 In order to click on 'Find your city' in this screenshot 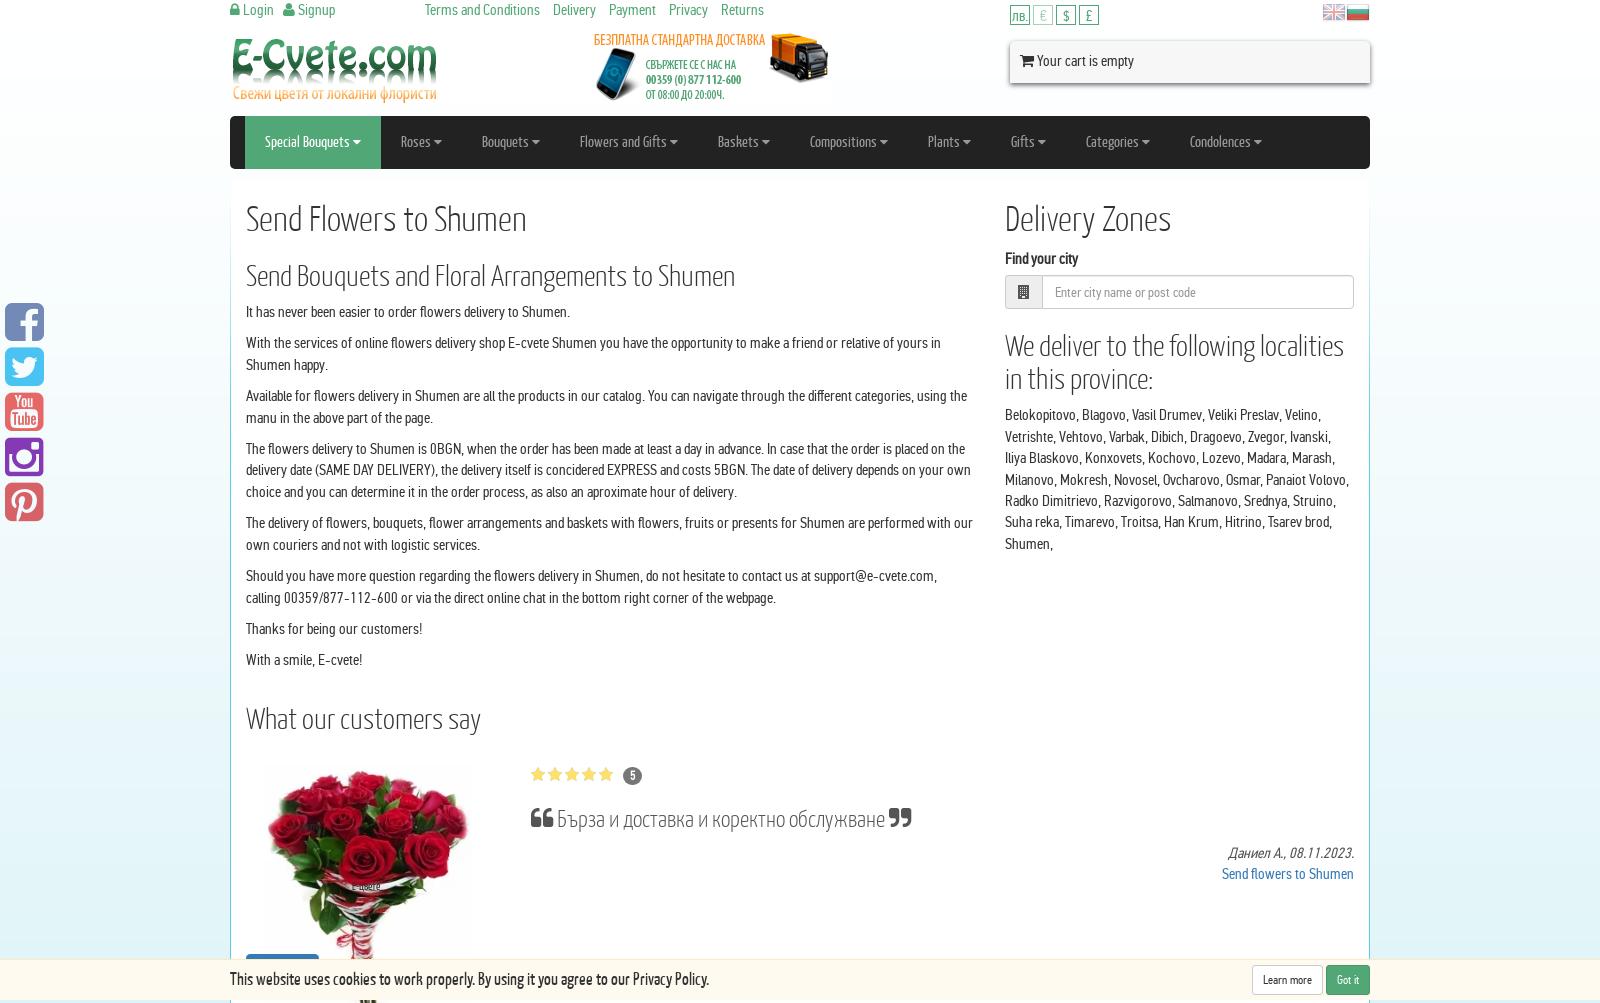, I will do `click(1040, 257)`.